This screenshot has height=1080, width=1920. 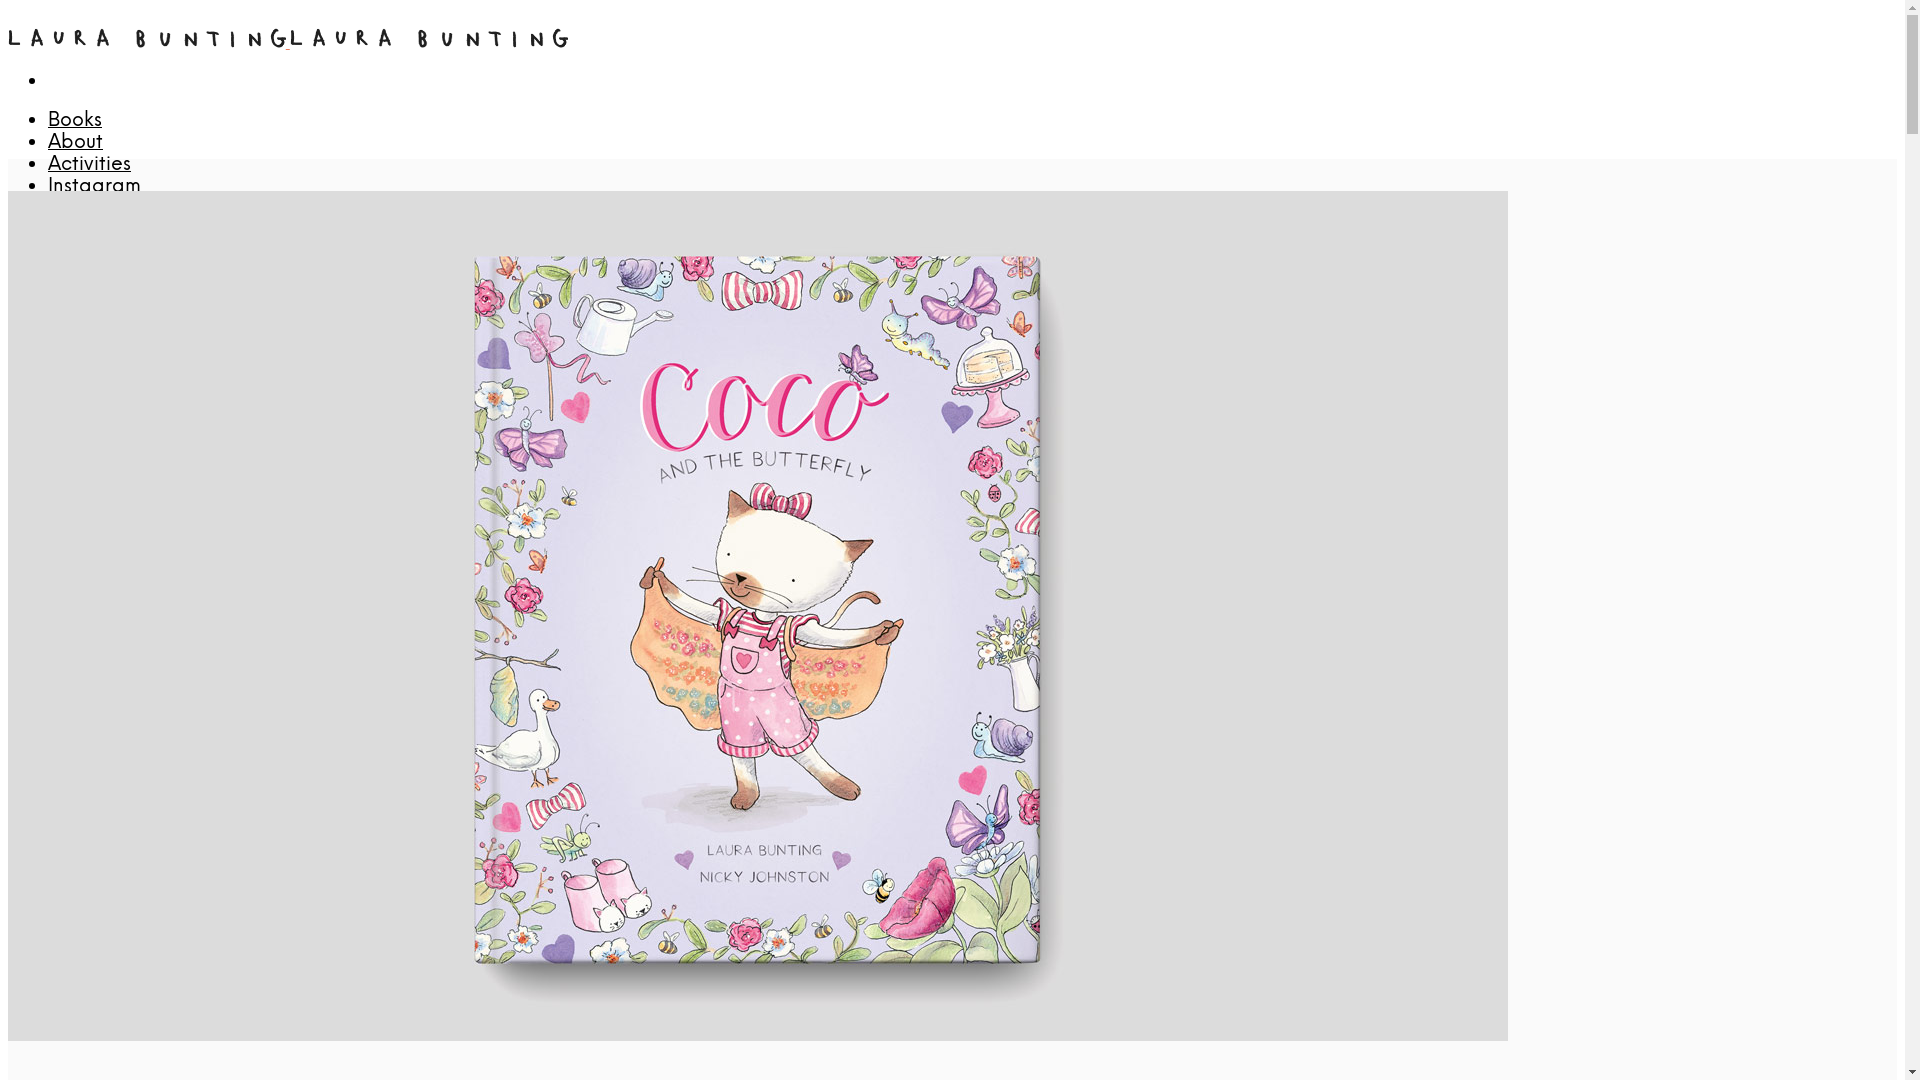 What do you see at coordinates (93, 186) in the screenshot?
I see `'Instagram'` at bounding box center [93, 186].